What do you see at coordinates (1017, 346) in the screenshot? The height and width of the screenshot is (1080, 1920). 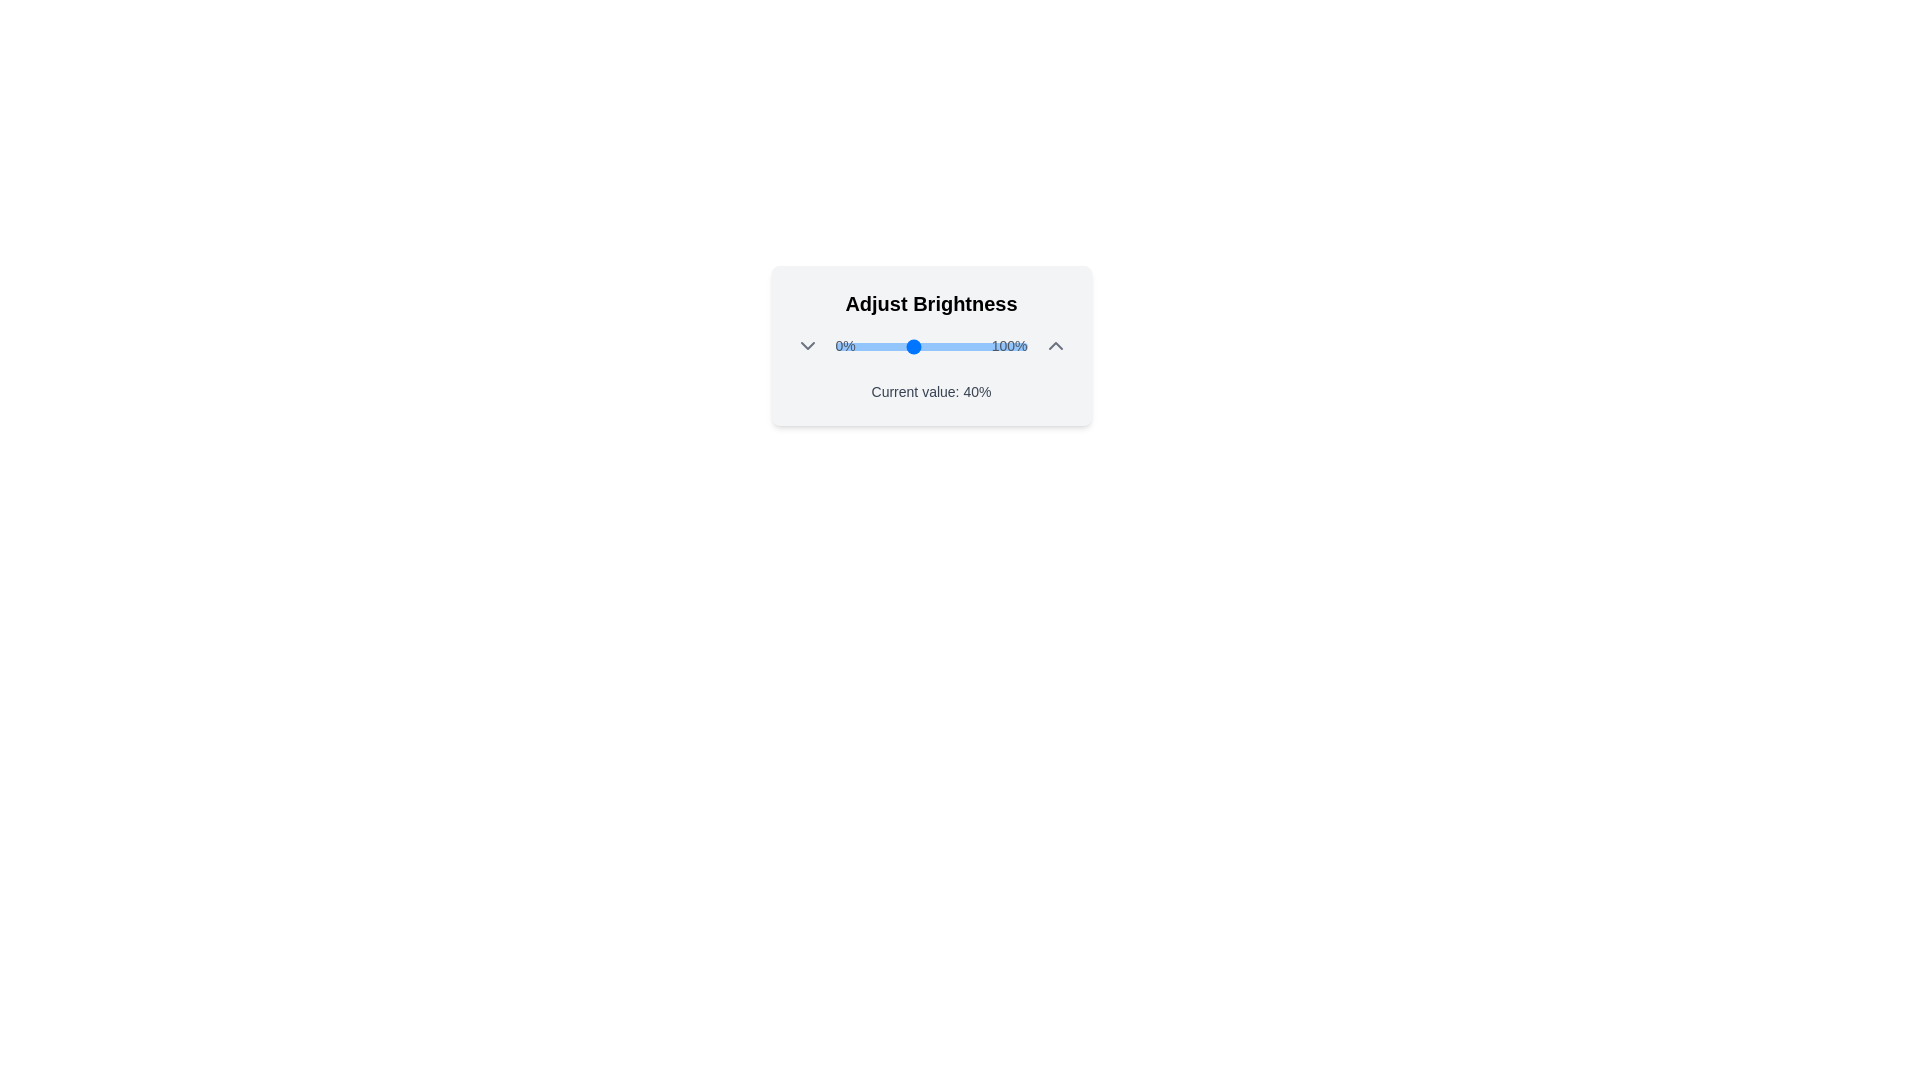 I see `brightness` at bounding box center [1017, 346].